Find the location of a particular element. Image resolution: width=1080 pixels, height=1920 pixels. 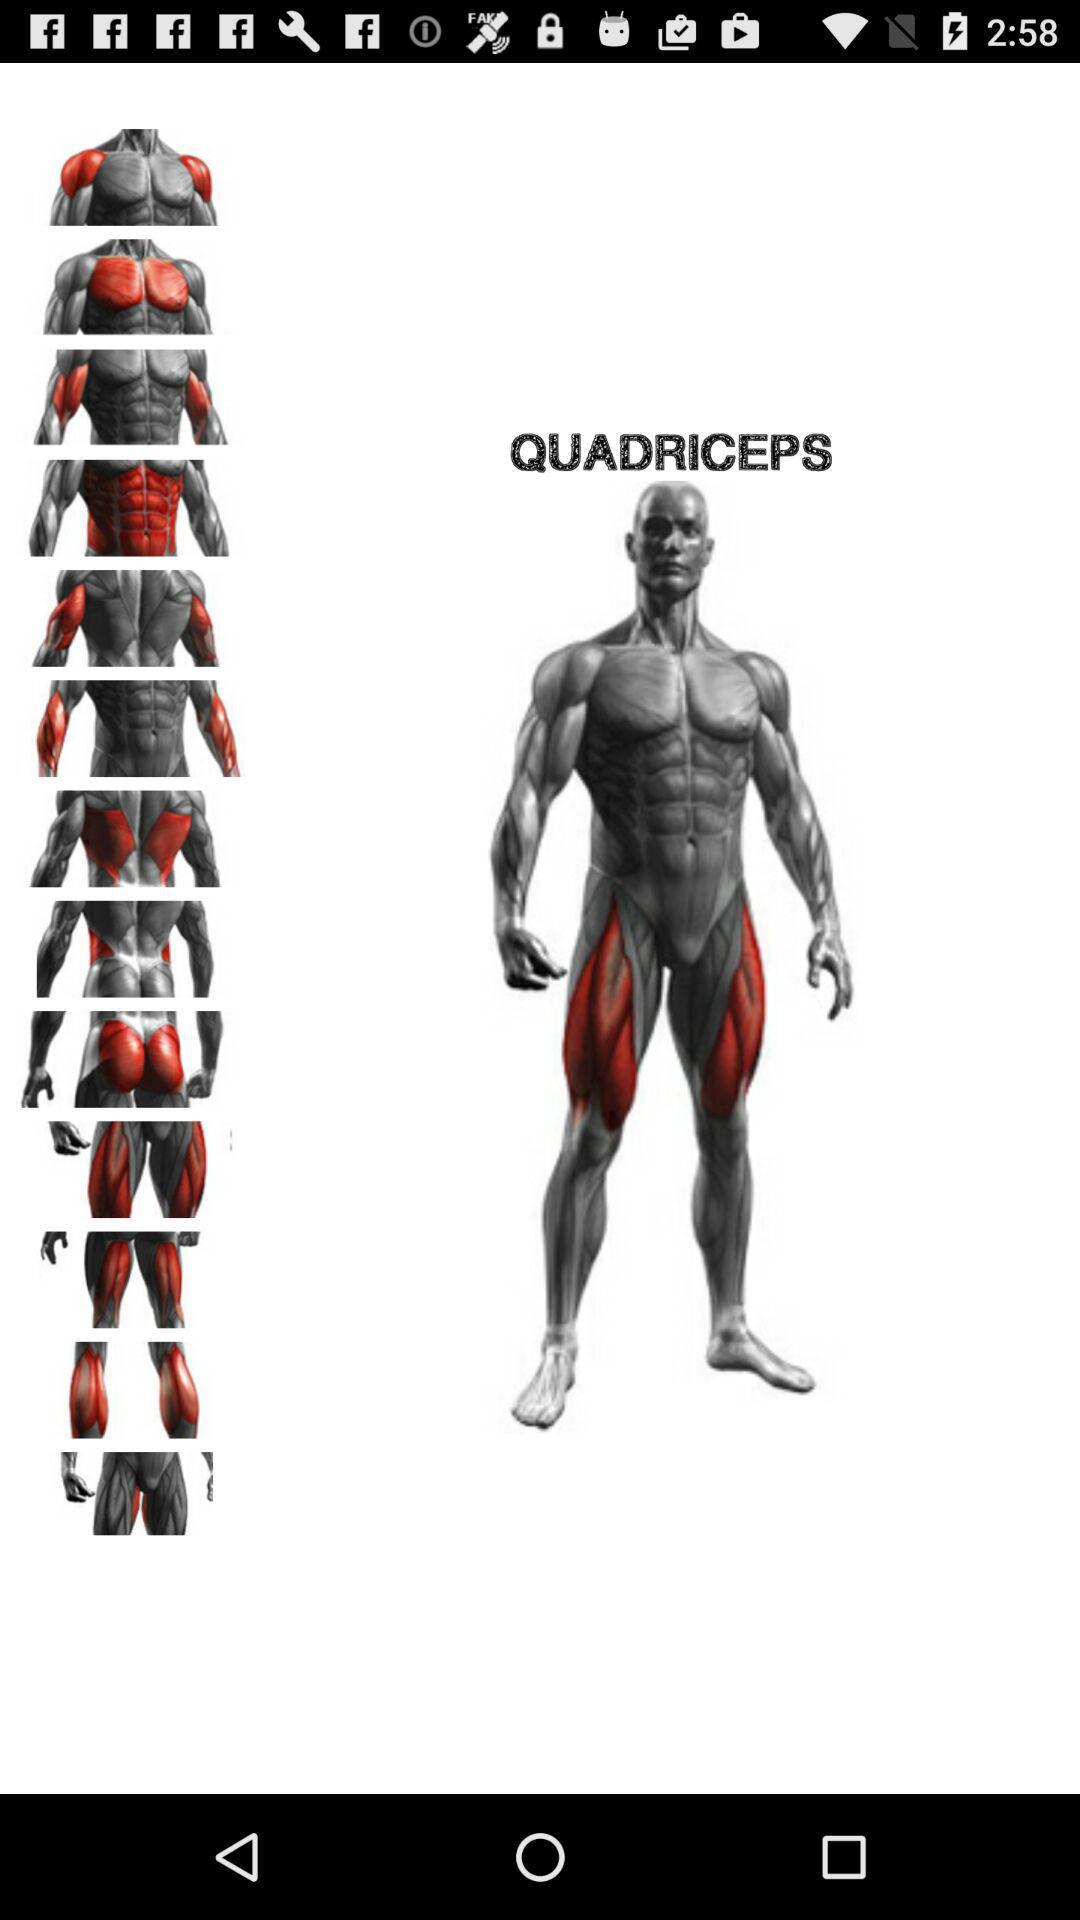

find exercises for glutes is located at coordinates (131, 1051).